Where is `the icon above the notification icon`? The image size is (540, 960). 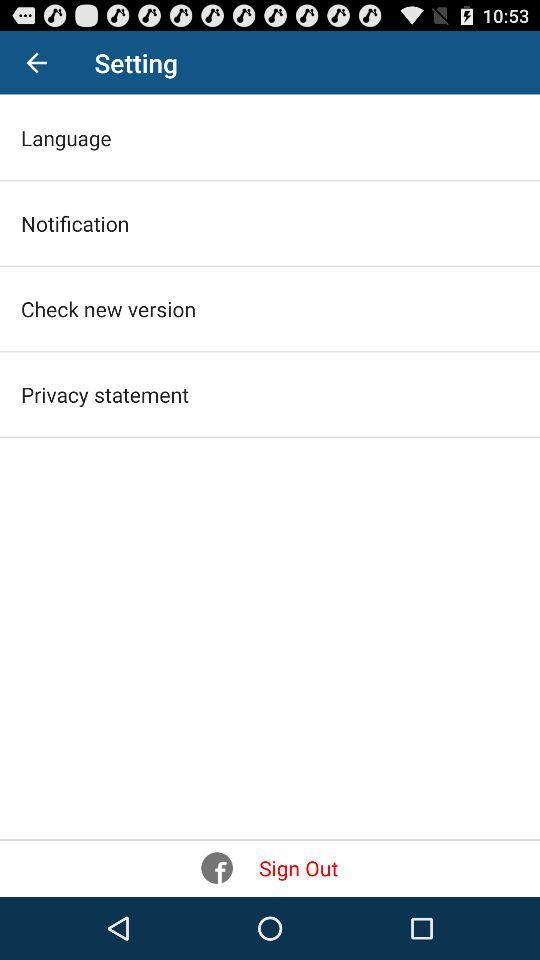
the icon above the notification icon is located at coordinates (66, 136).